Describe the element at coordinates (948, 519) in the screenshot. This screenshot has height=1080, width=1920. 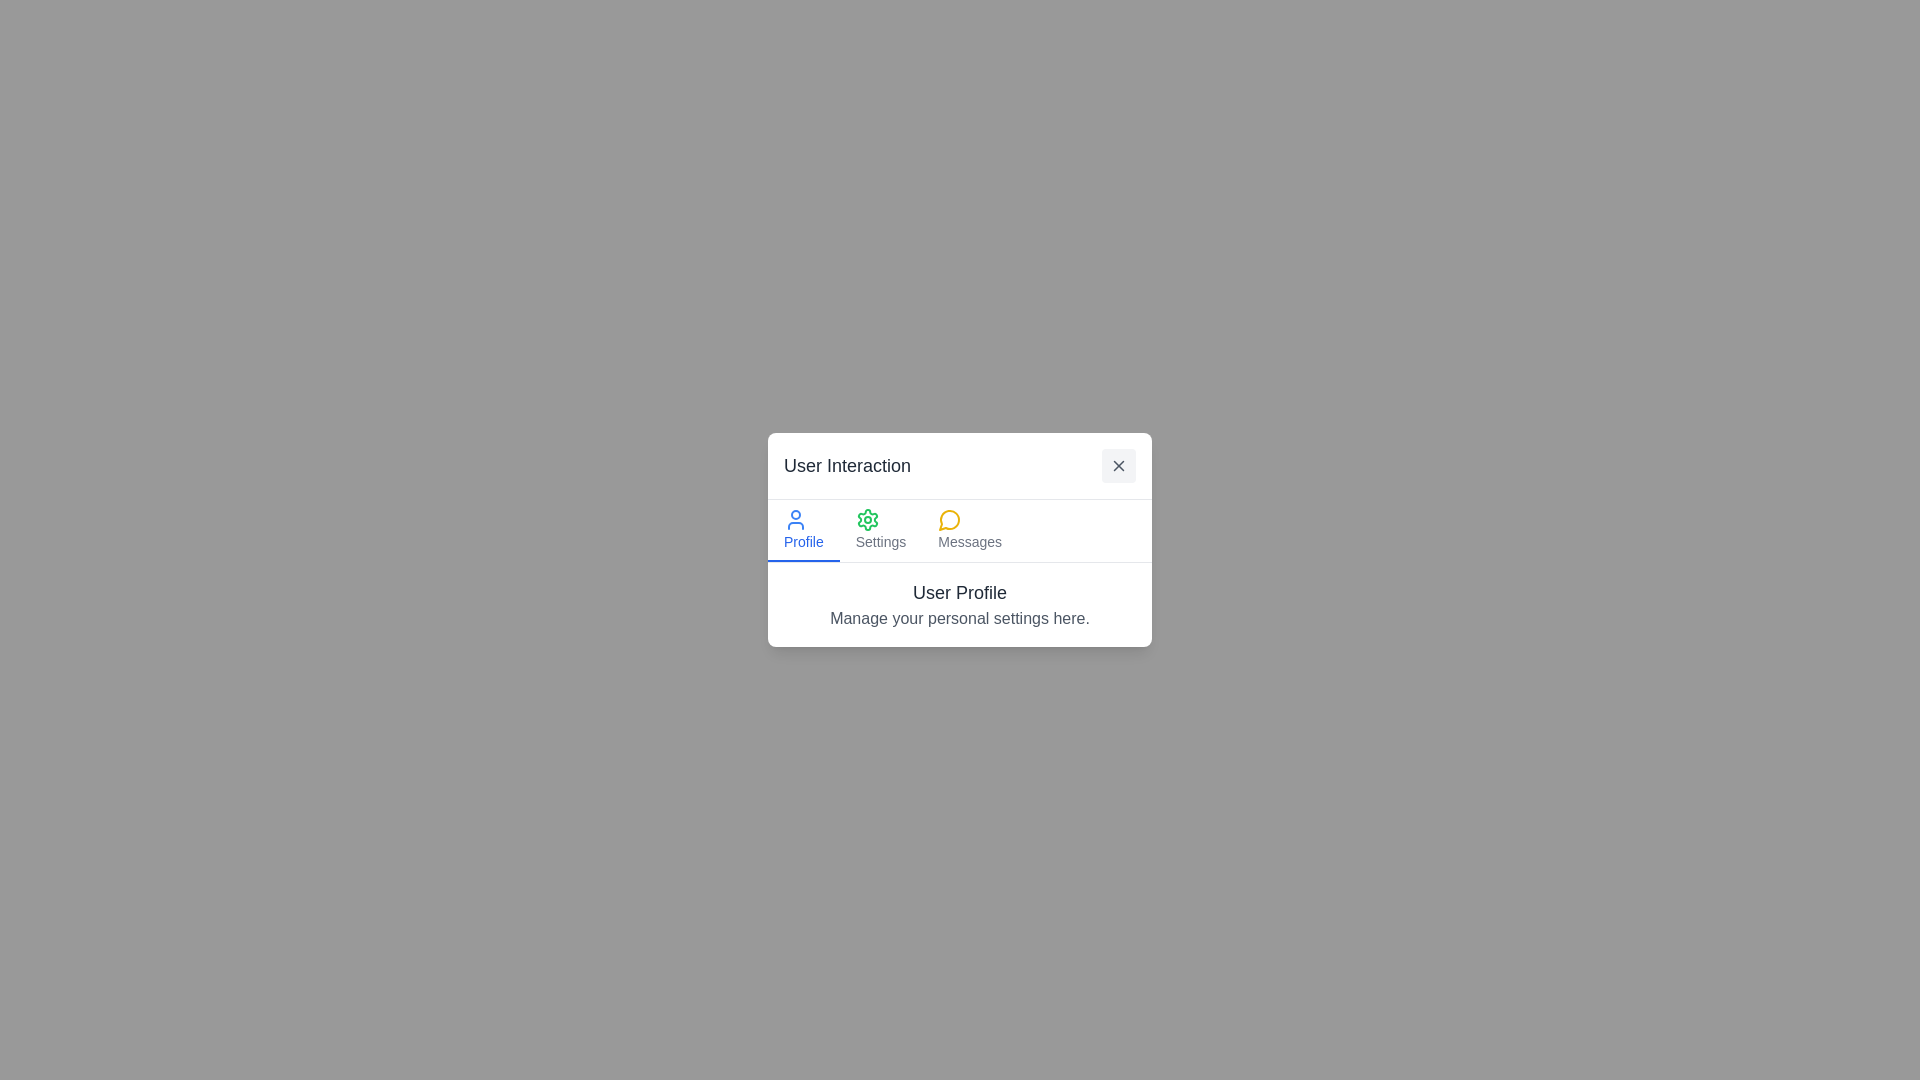
I see `the decorative speech bubble icon located in the 'Messages' section to focus on it` at that location.